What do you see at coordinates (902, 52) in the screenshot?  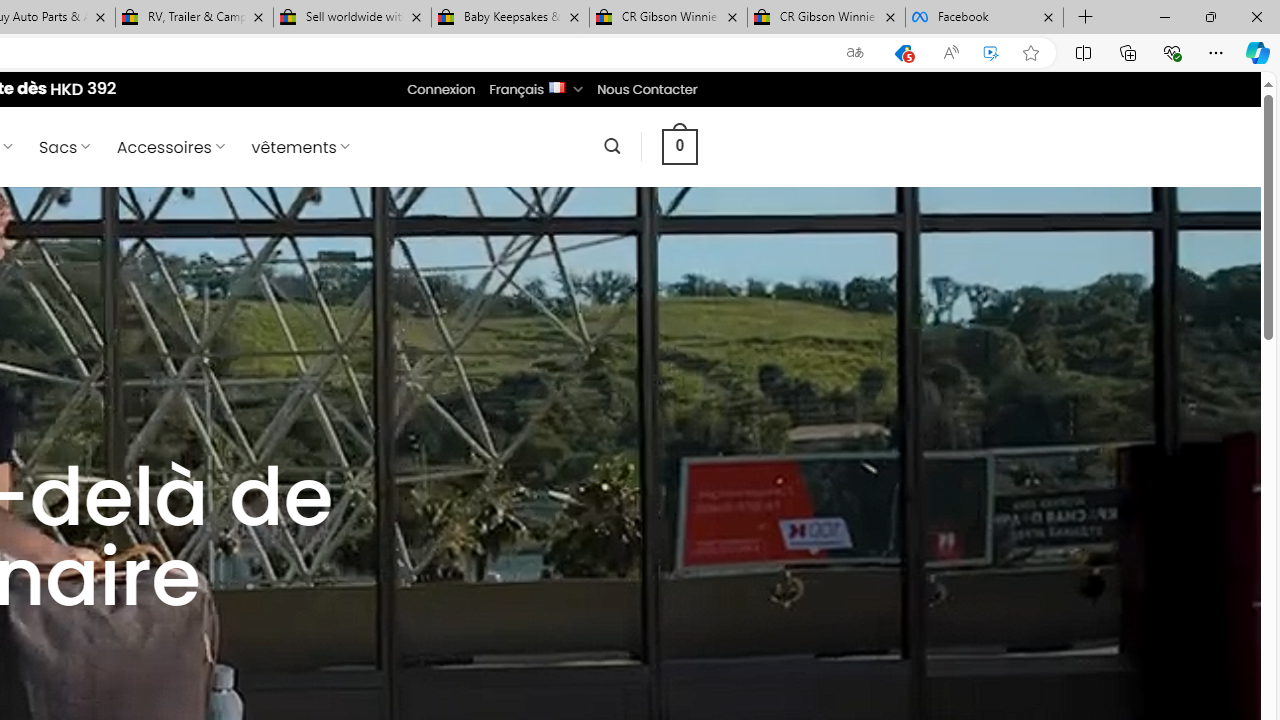 I see `'This site has coupons! Shopping in Microsoft Edge, 5'` at bounding box center [902, 52].